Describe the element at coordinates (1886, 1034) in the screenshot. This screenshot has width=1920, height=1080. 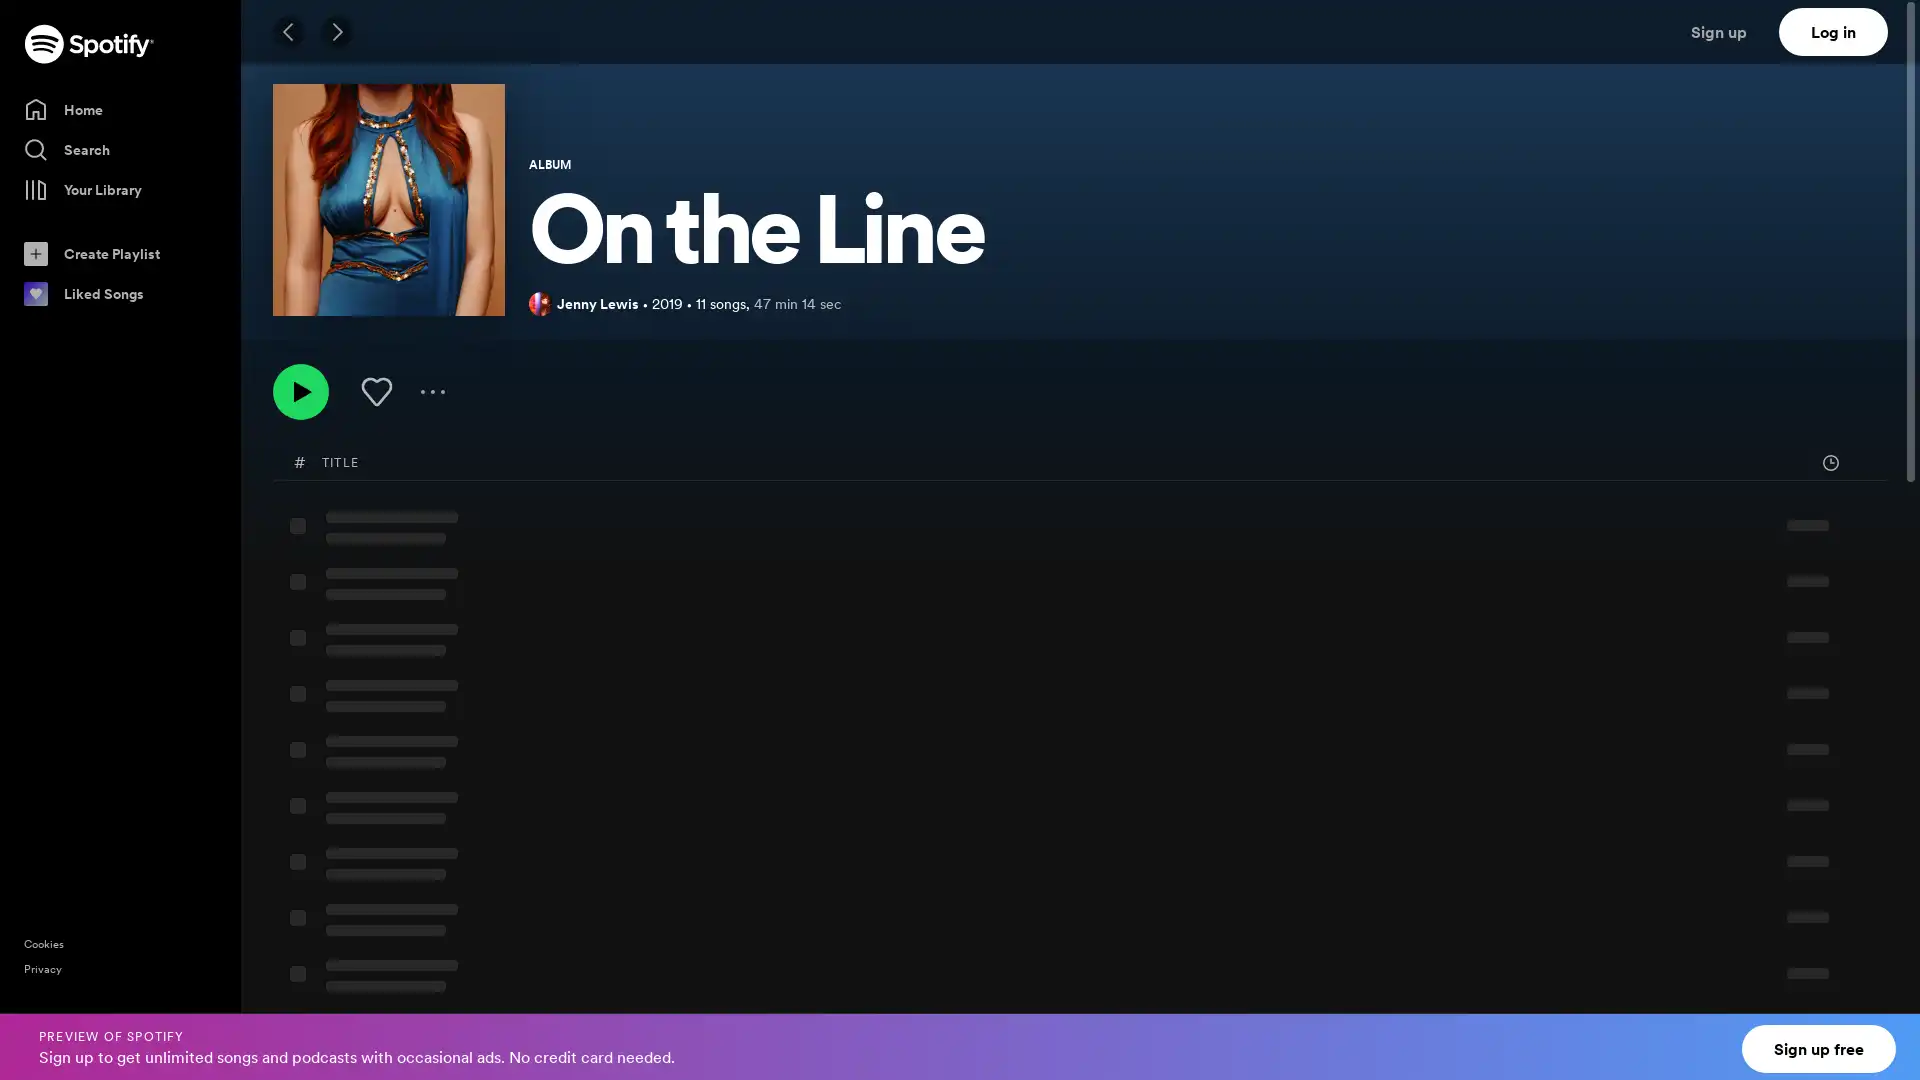
I see `Close` at that location.